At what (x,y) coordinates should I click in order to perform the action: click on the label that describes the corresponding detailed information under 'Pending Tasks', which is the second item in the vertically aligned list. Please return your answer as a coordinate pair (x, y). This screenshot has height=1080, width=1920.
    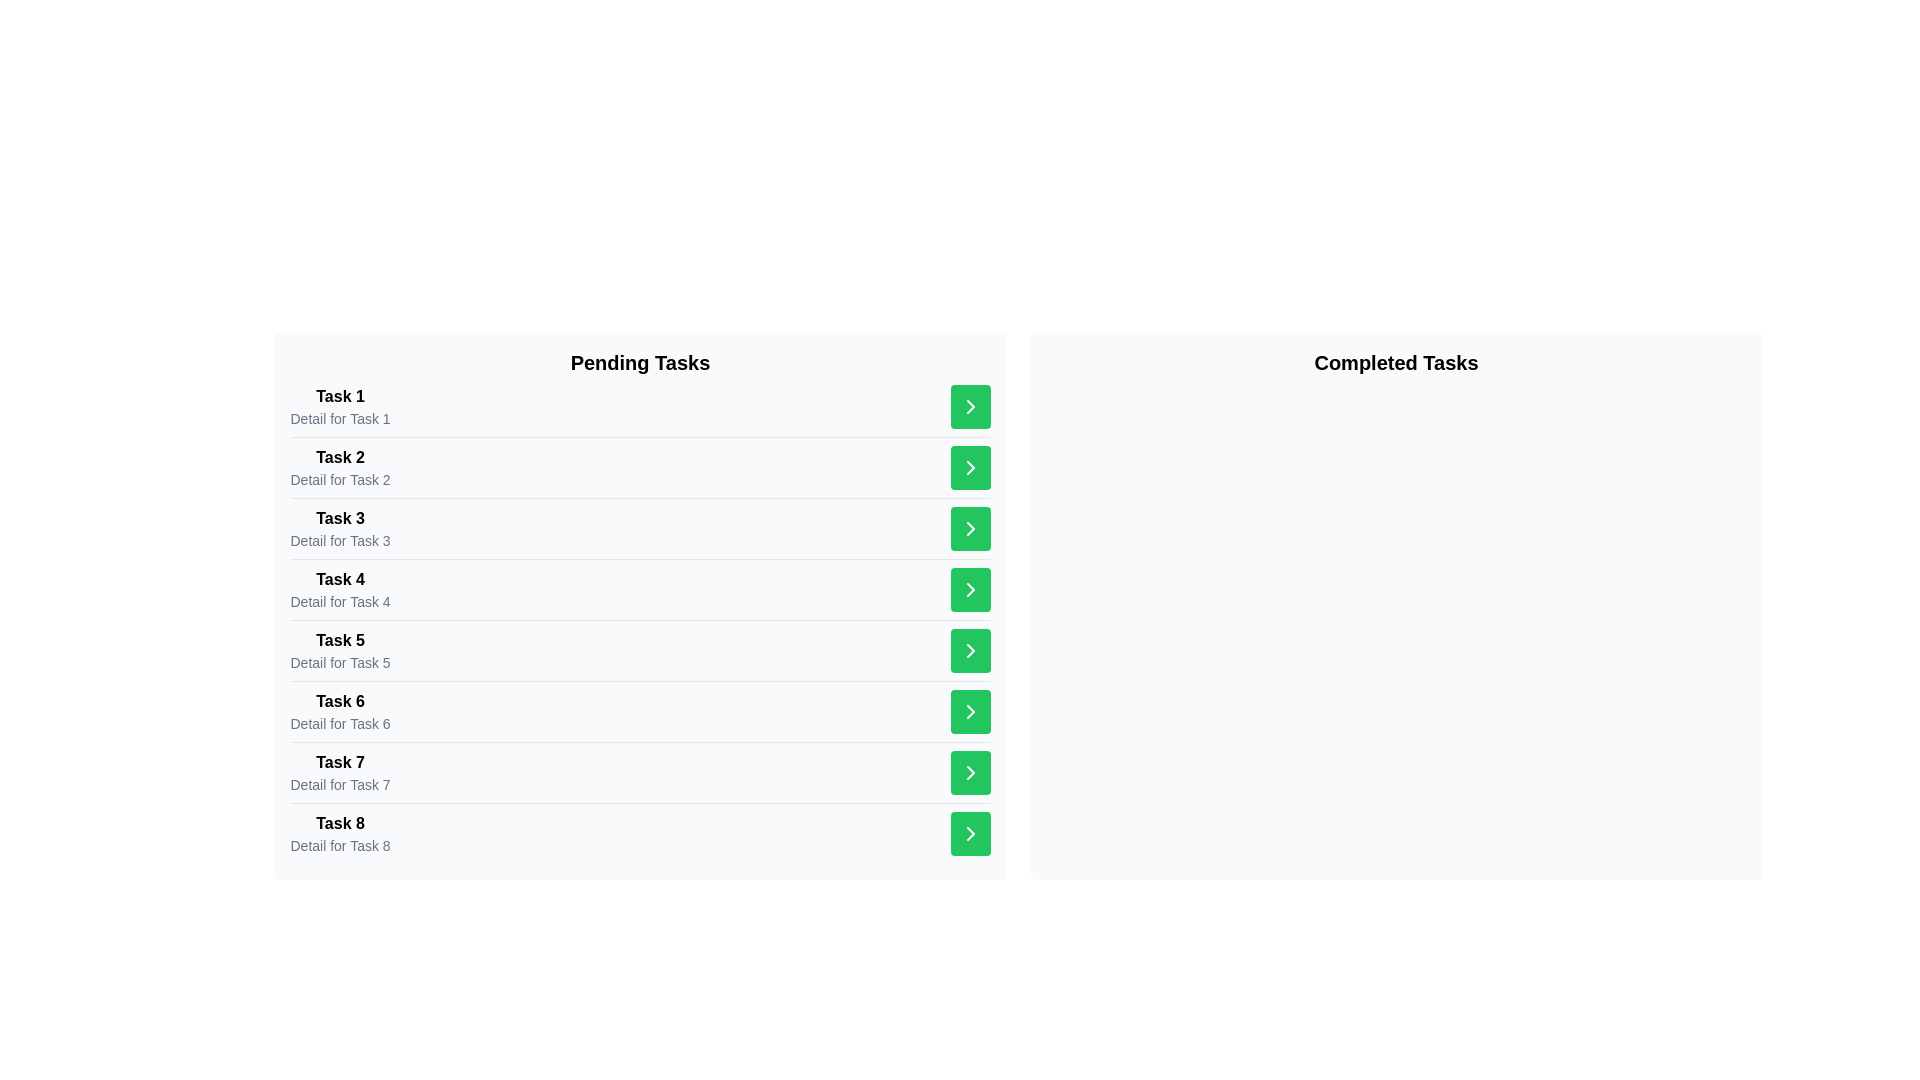
    Looking at the image, I should click on (340, 458).